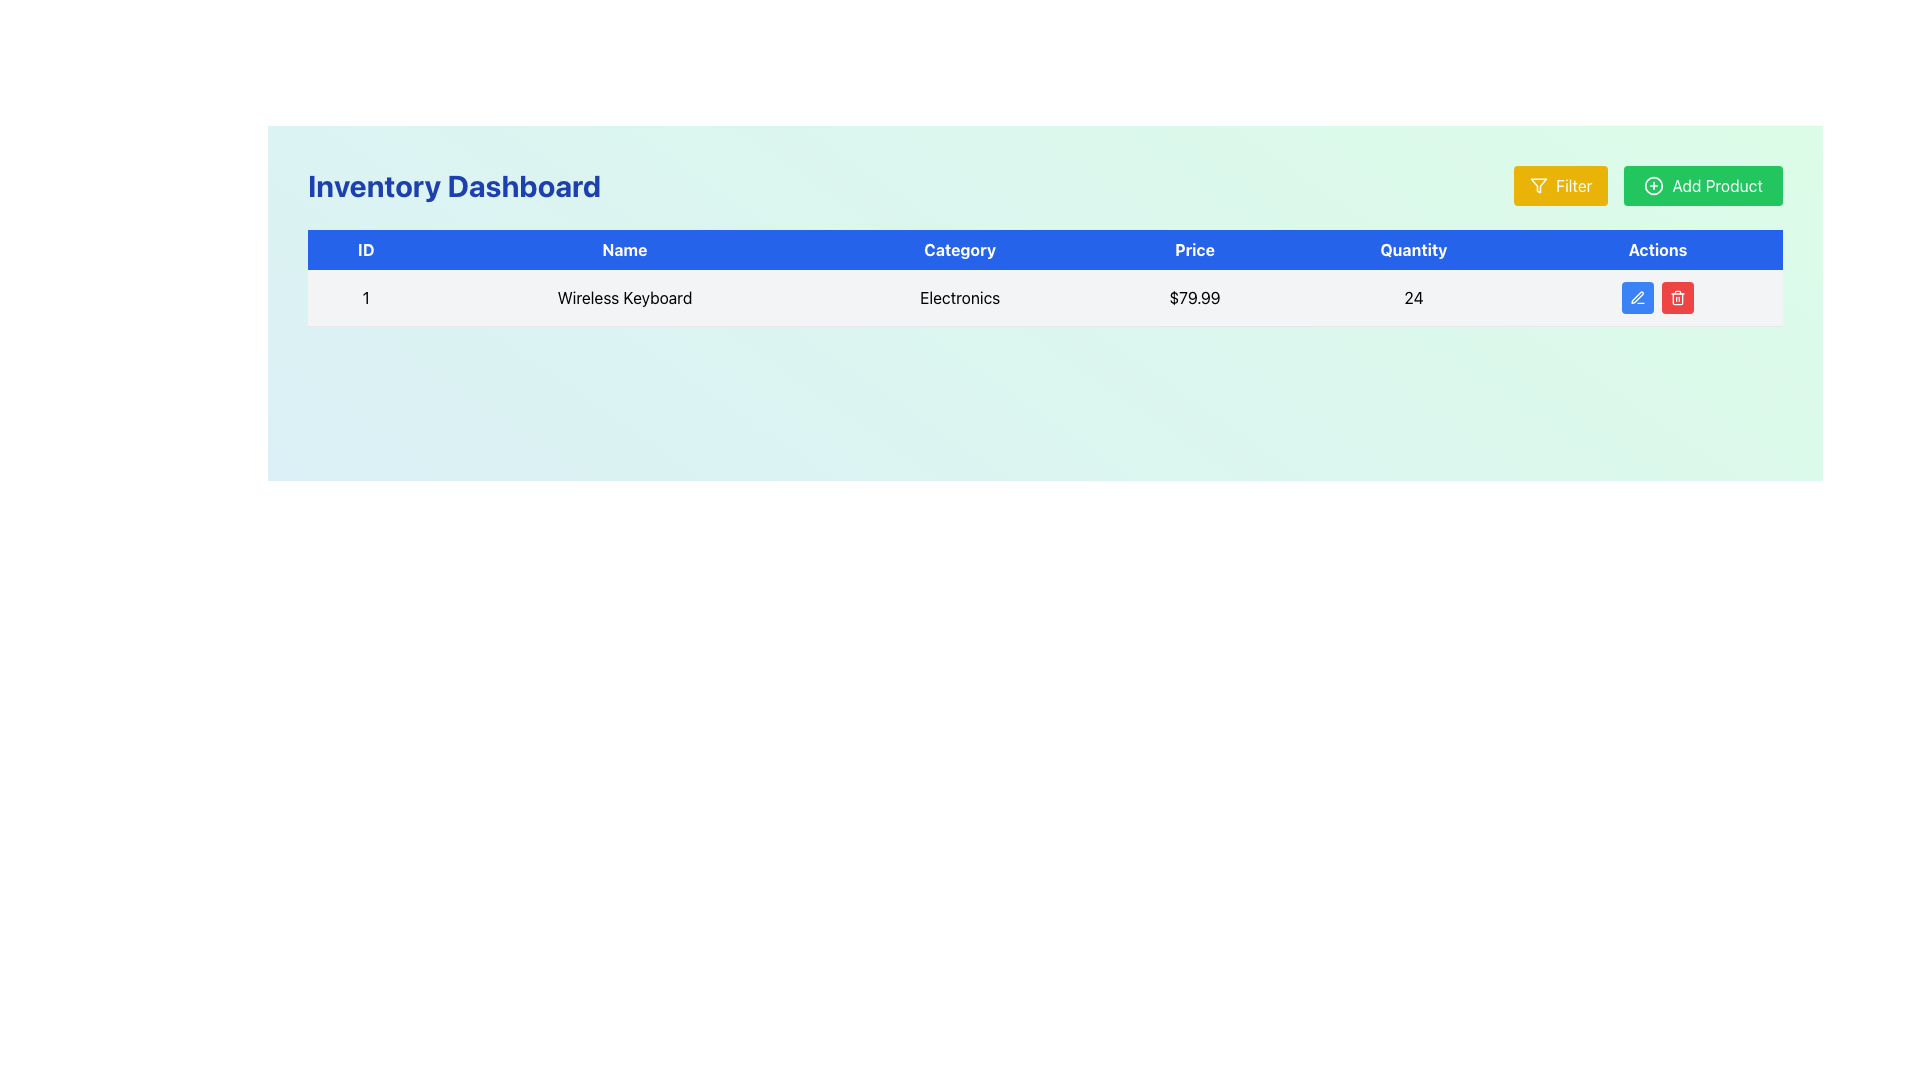 The image size is (1920, 1080). Describe the element at coordinates (1560, 185) in the screenshot. I see `the 'Filter' button with a yellow background and white text, located at the top-right corner of the interface, for keyboard navigation` at that location.